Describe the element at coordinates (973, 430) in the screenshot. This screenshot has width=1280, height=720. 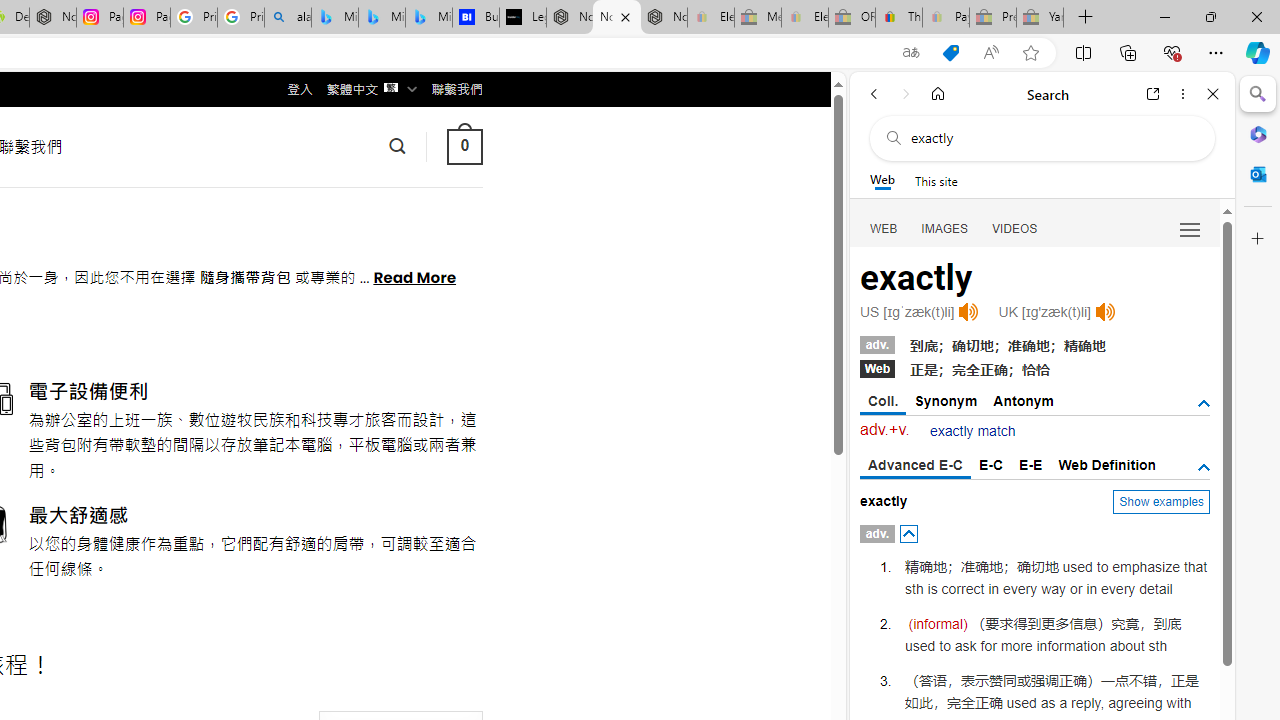
I see `'exactly match'` at that location.